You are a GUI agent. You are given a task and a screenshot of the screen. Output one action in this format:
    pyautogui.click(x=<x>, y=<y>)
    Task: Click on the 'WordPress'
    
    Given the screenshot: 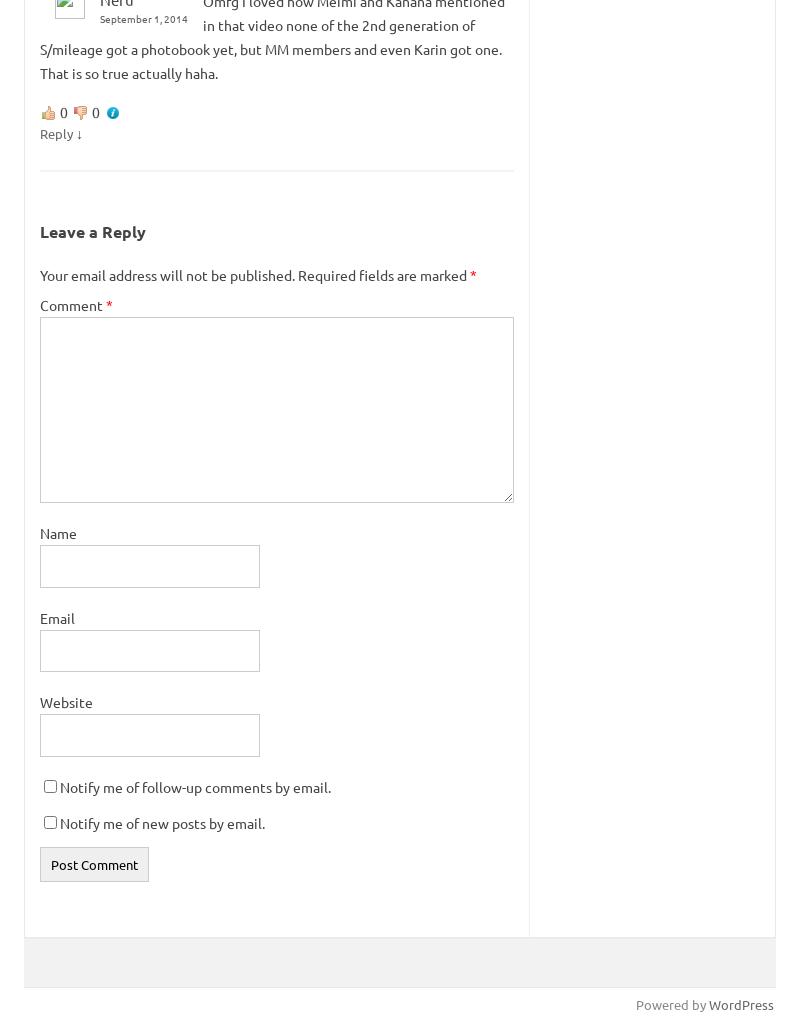 What is the action you would take?
    pyautogui.click(x=741, y=1003)
    